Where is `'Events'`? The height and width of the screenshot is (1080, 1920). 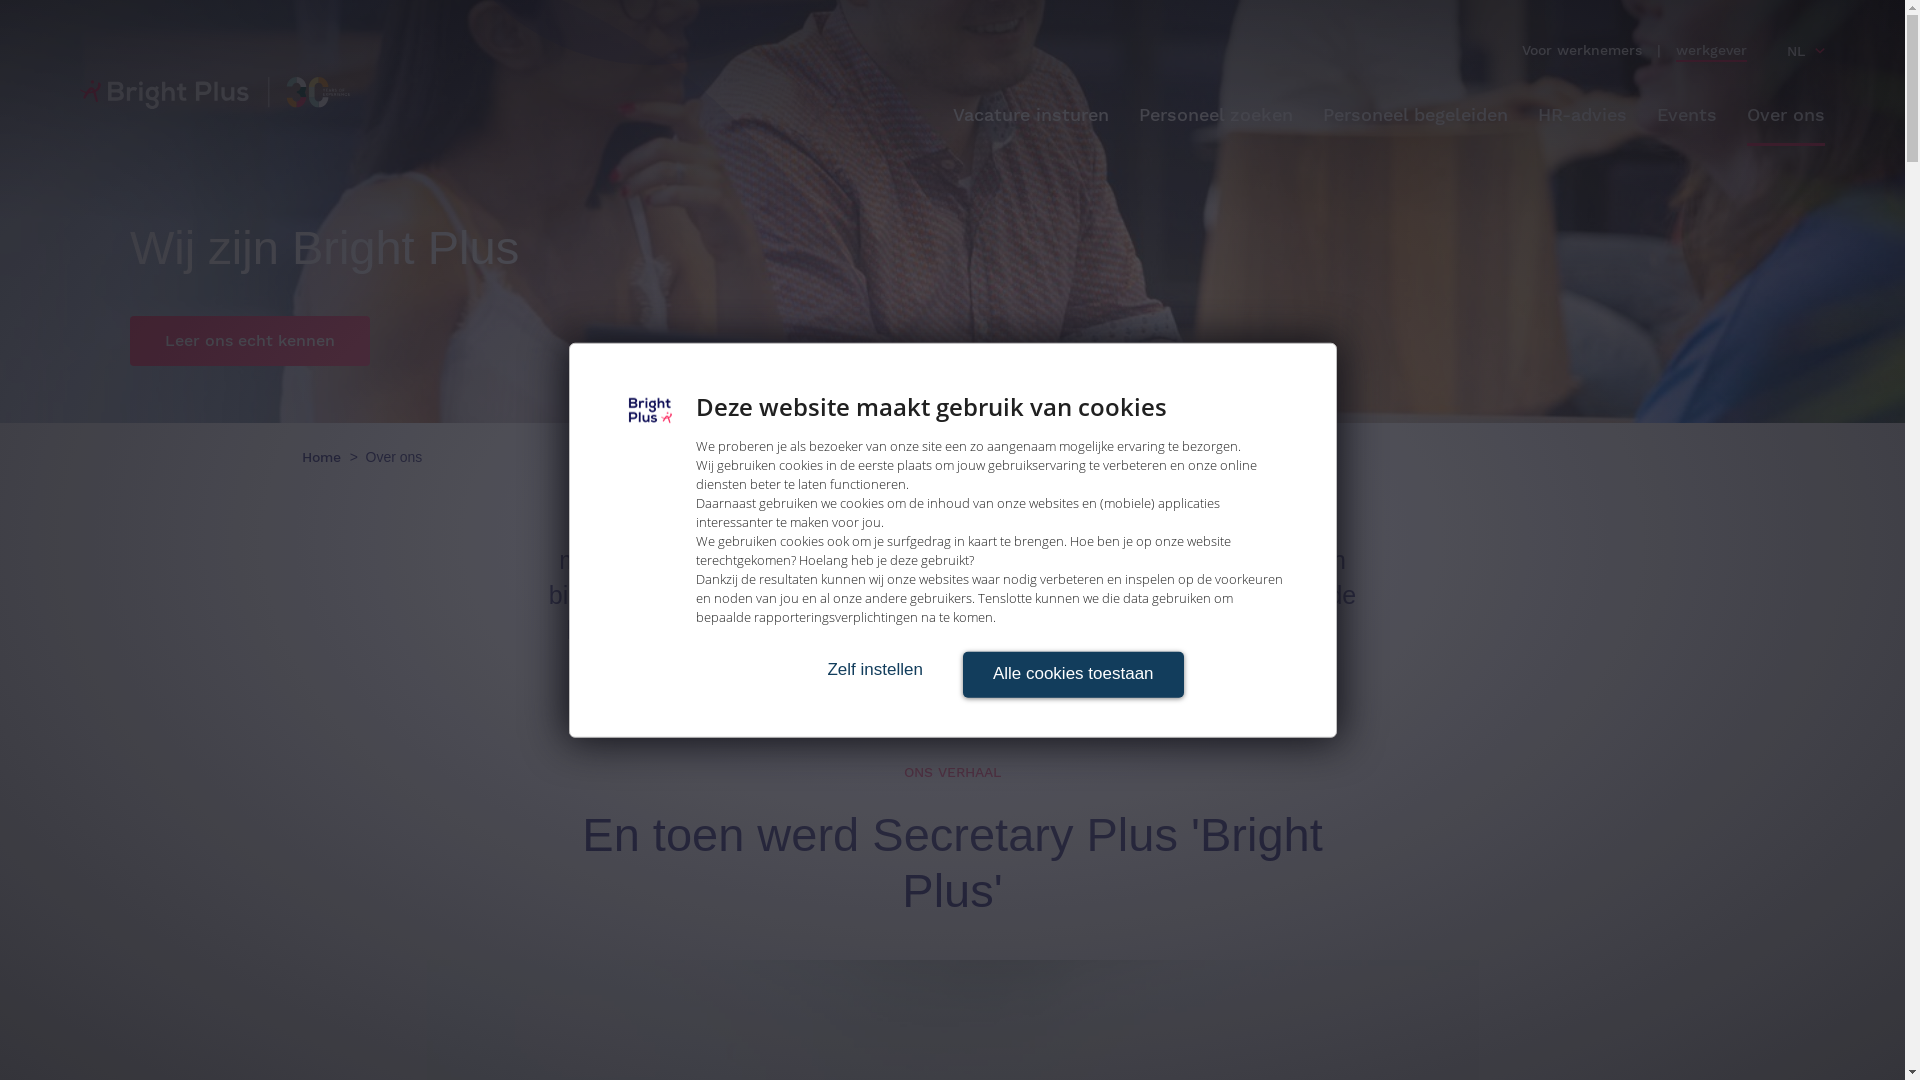
'Events' is located at coordinates (1656, 115).